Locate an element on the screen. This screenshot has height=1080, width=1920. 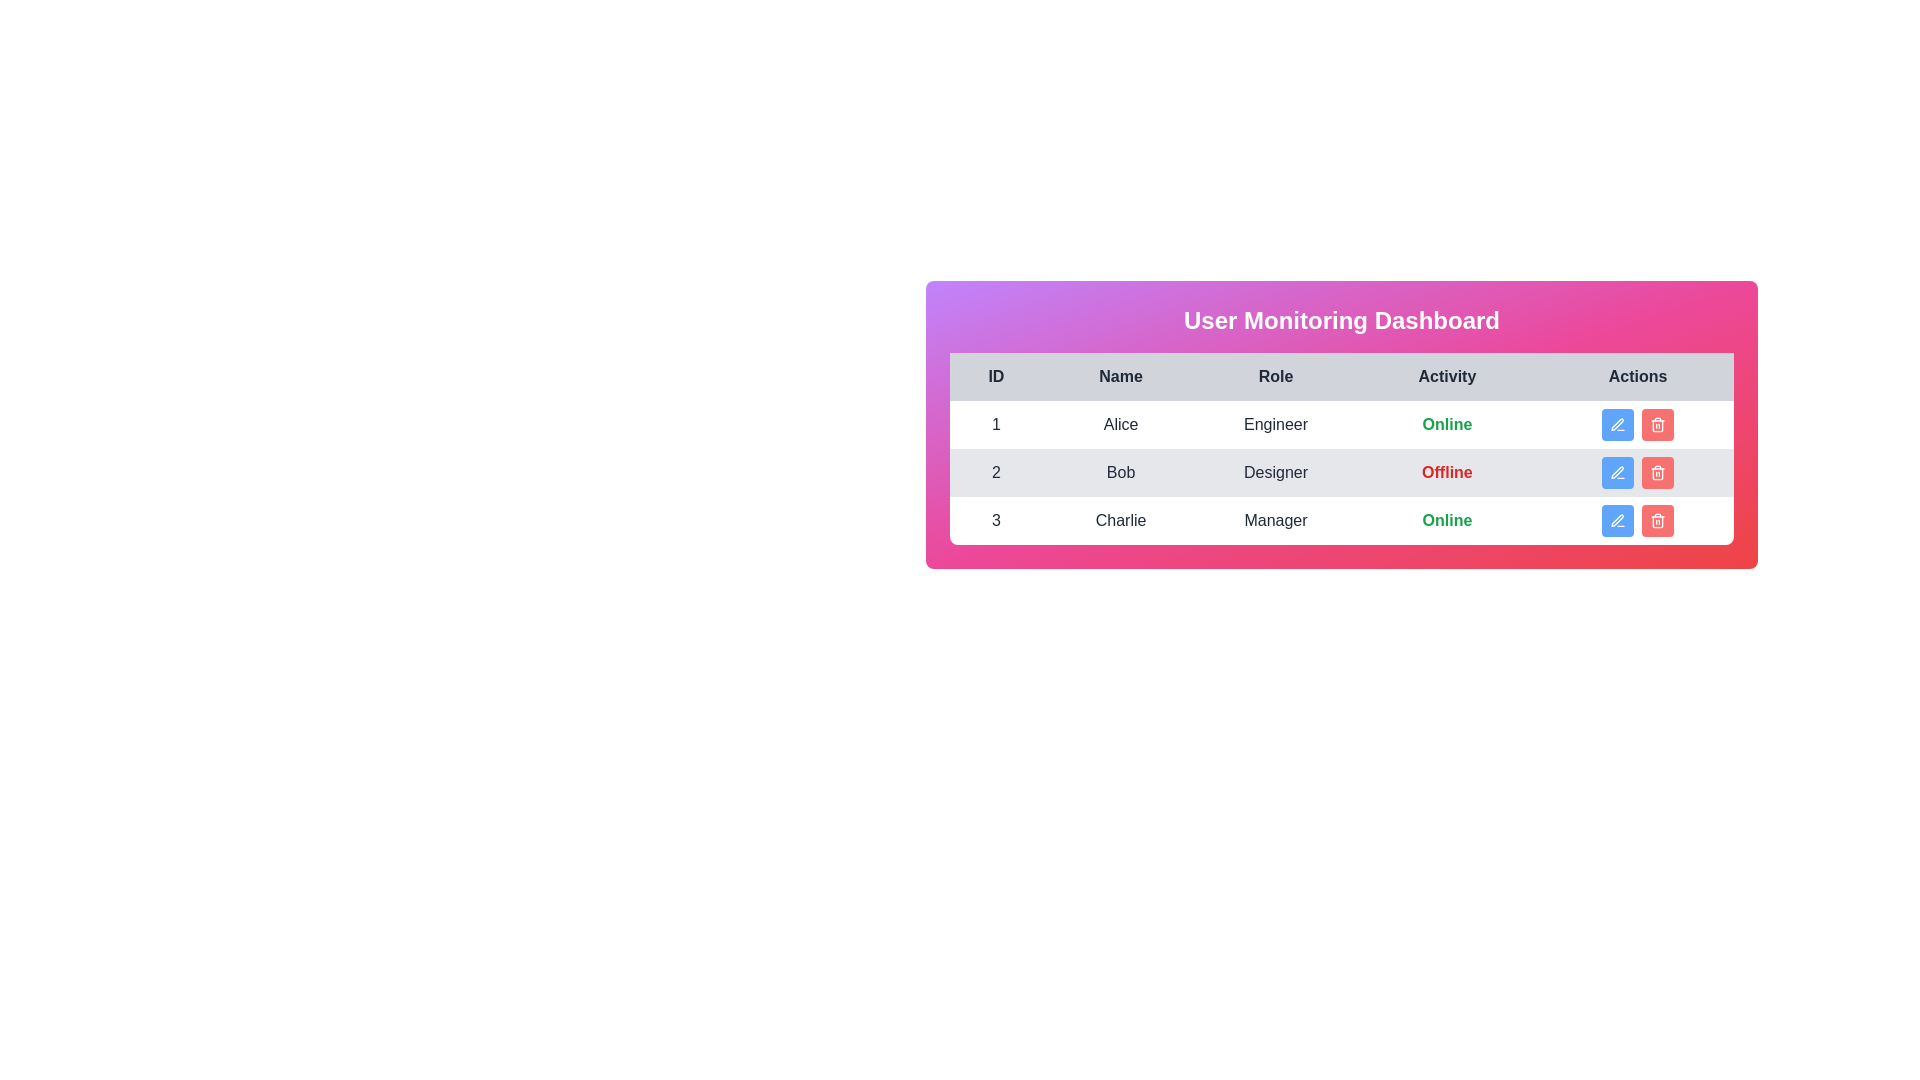
the delete button for the user with ID 3 is located at coordinates (1658, 519).